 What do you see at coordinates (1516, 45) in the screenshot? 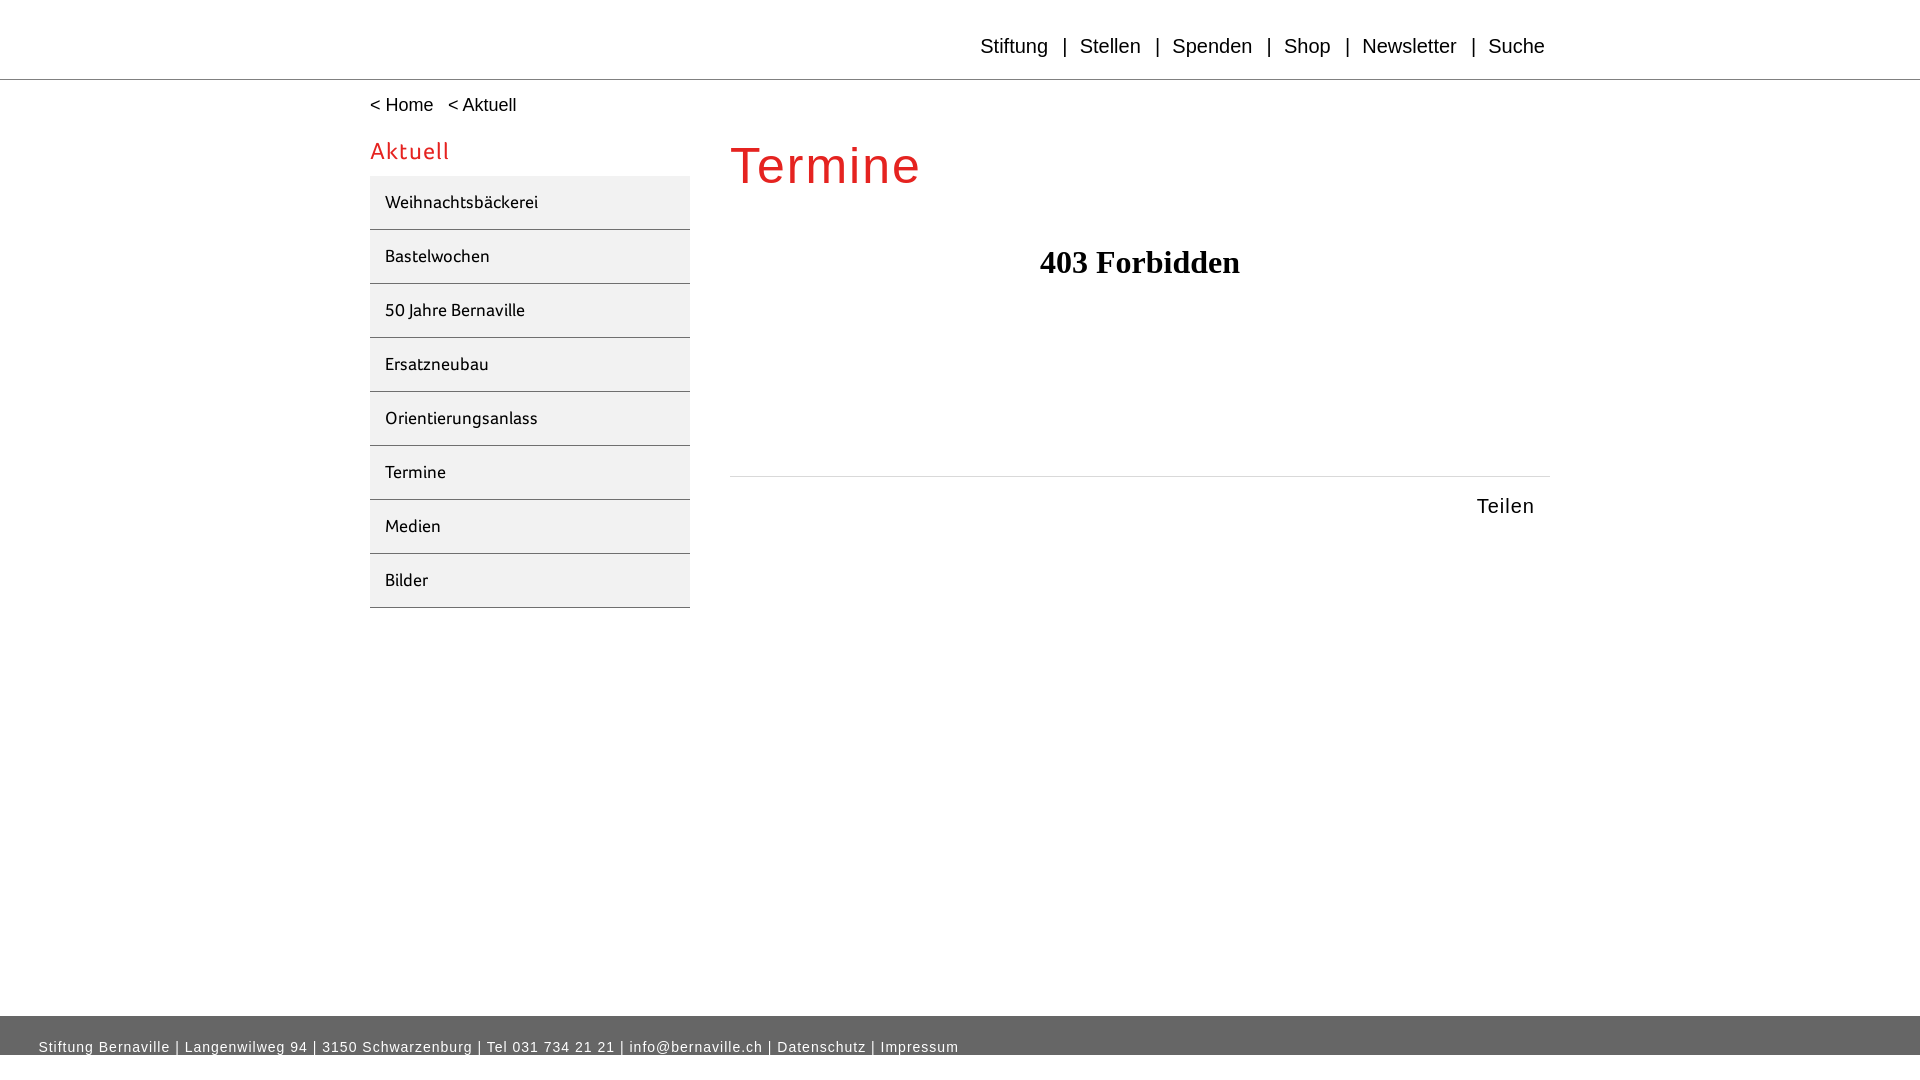
I see `'Suche'` at bounding box center [1516, 45].